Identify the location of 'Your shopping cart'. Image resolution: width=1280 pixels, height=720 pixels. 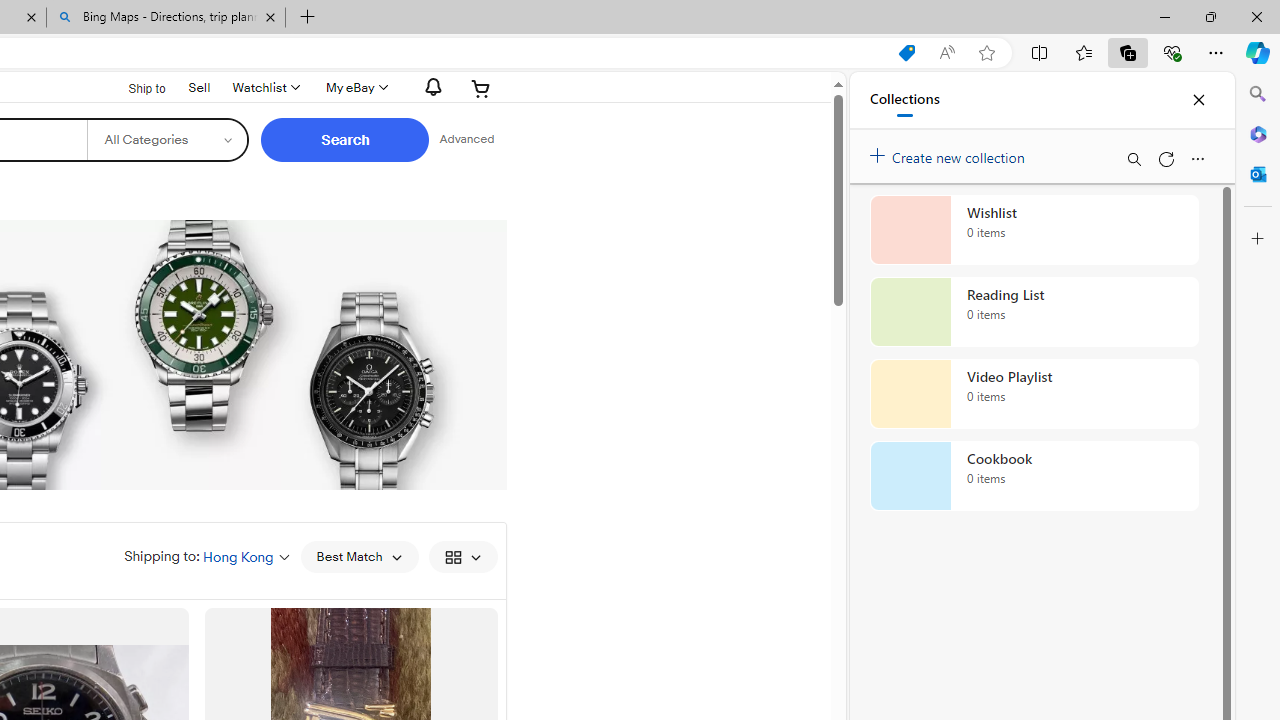
(481, 87).